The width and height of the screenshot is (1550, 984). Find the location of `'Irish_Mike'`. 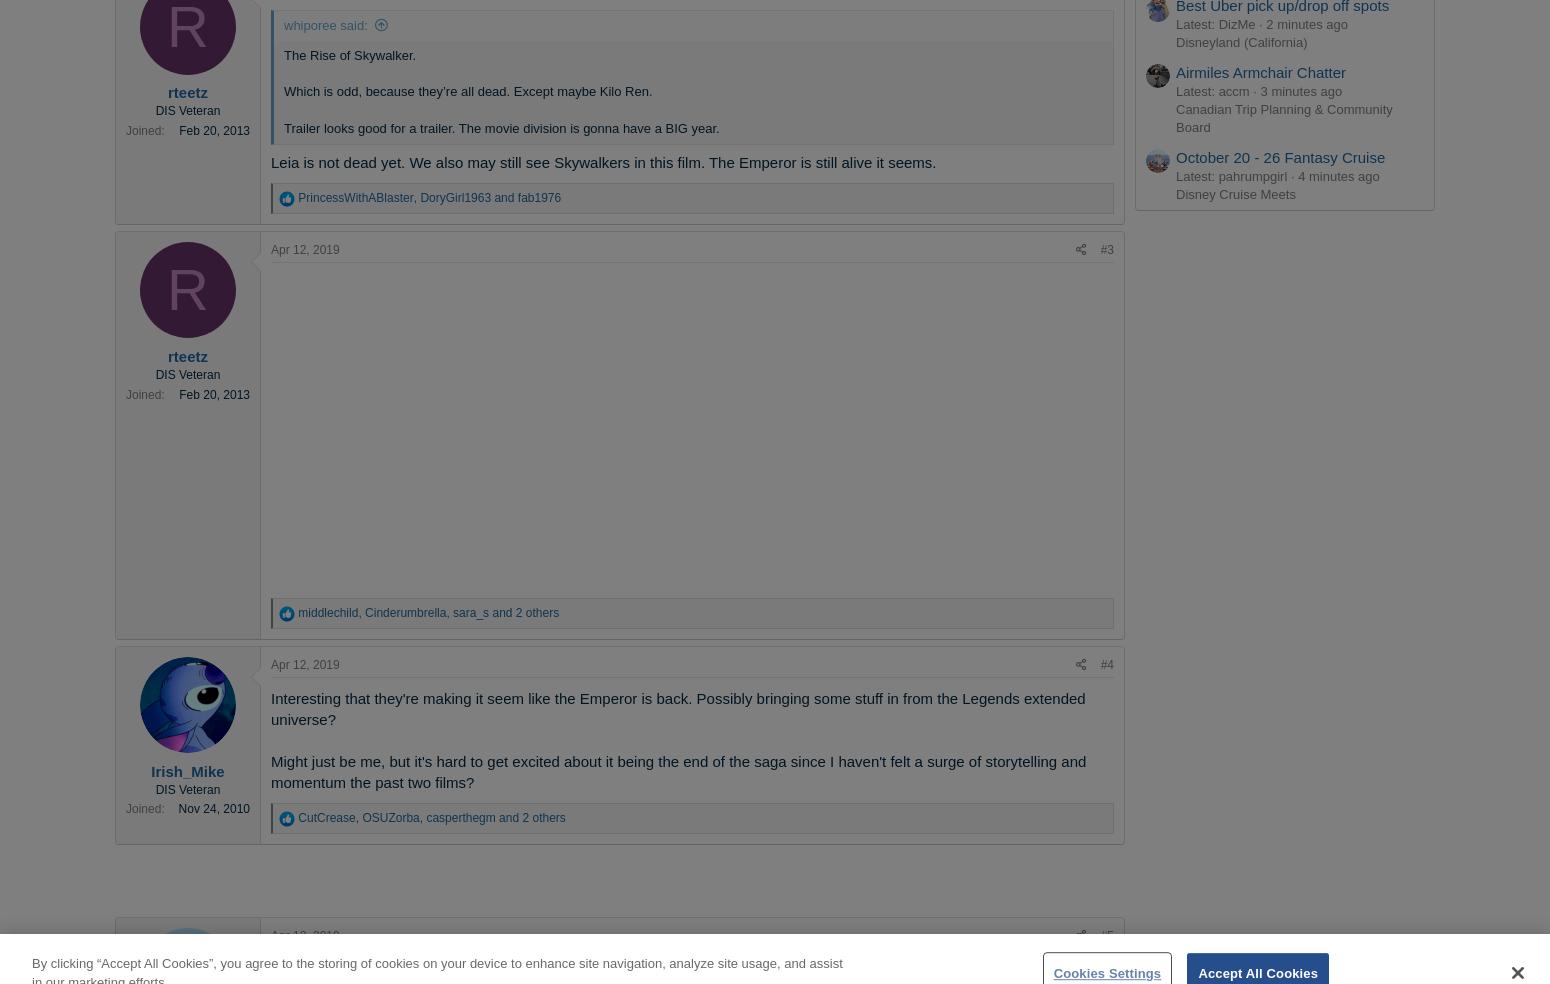

'Irish_Mike' is located at coordinates (150, 769).